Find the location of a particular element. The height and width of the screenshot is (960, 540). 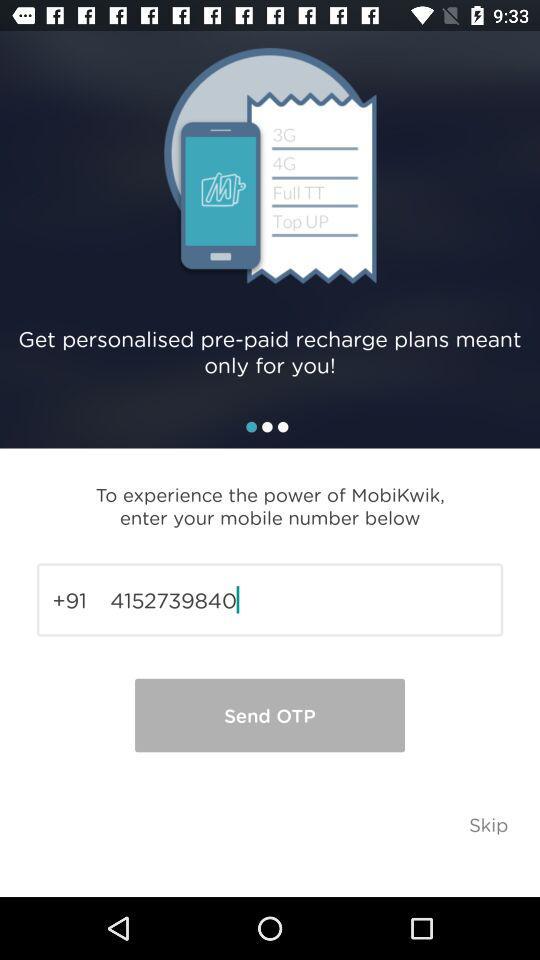

the skip is located at coordinates (487, 824).